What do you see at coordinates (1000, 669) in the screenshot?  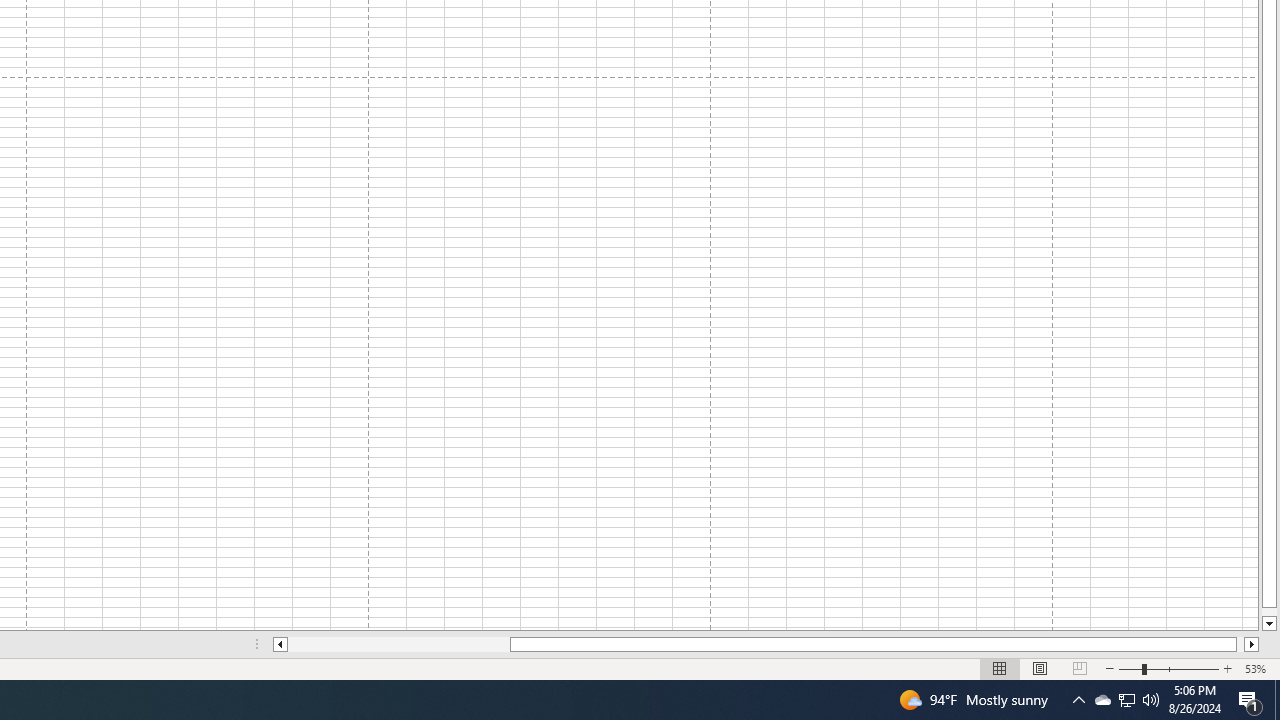 I see `'Normal'` at bounding box center [1000, 669].